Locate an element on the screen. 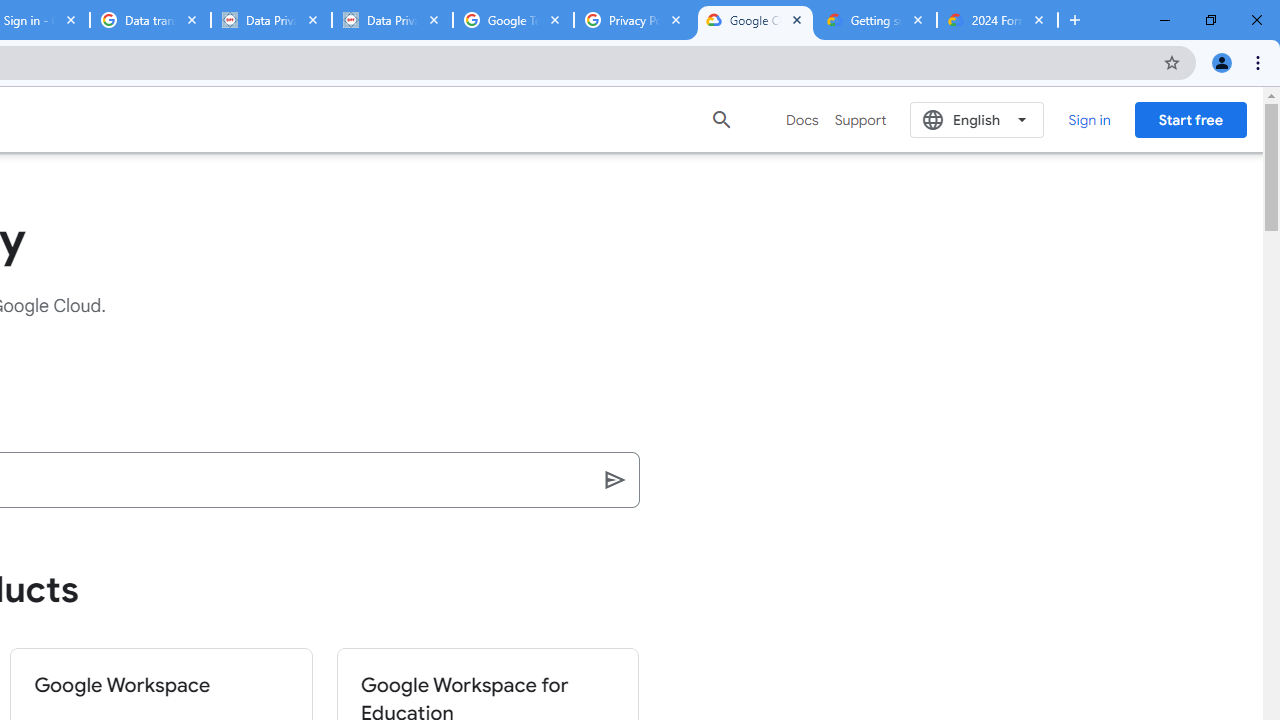  'Restore' is located at coordinates (1209, 20).